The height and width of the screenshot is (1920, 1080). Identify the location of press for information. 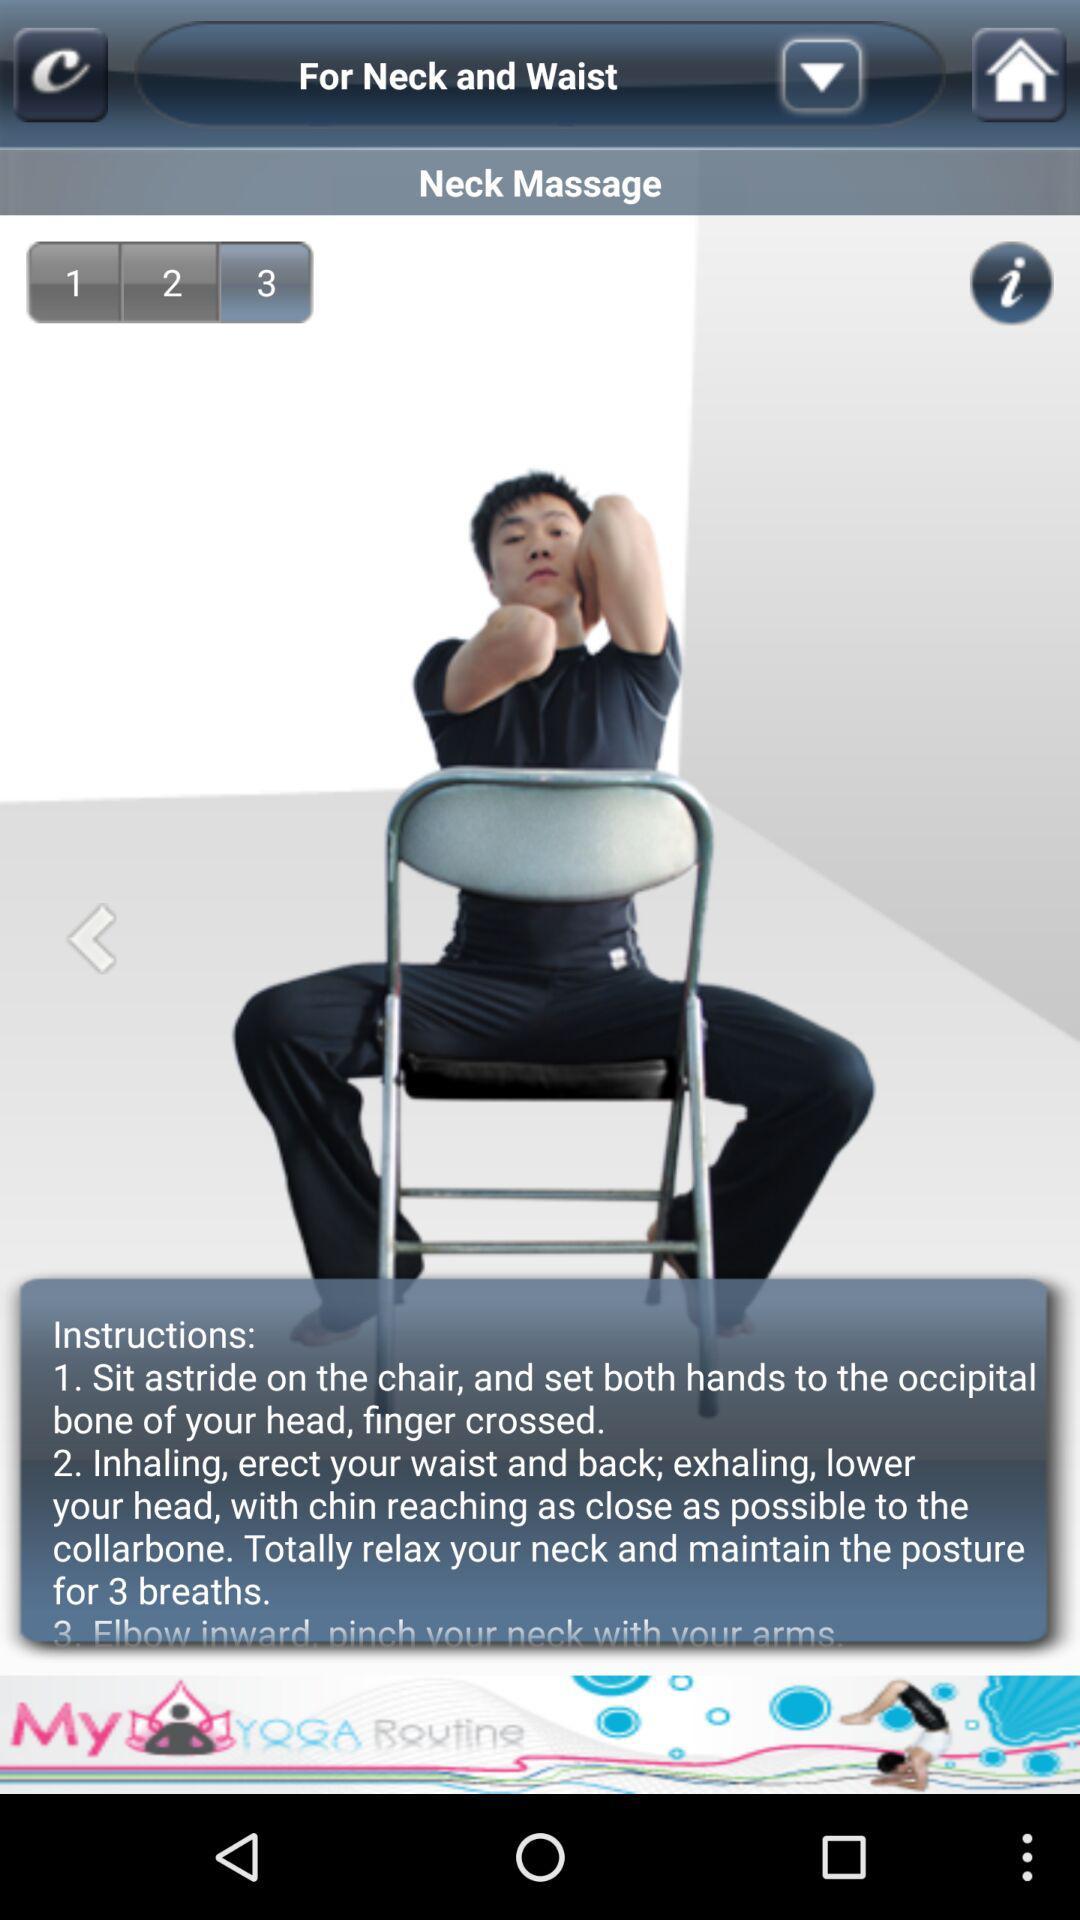
(1011, 282).